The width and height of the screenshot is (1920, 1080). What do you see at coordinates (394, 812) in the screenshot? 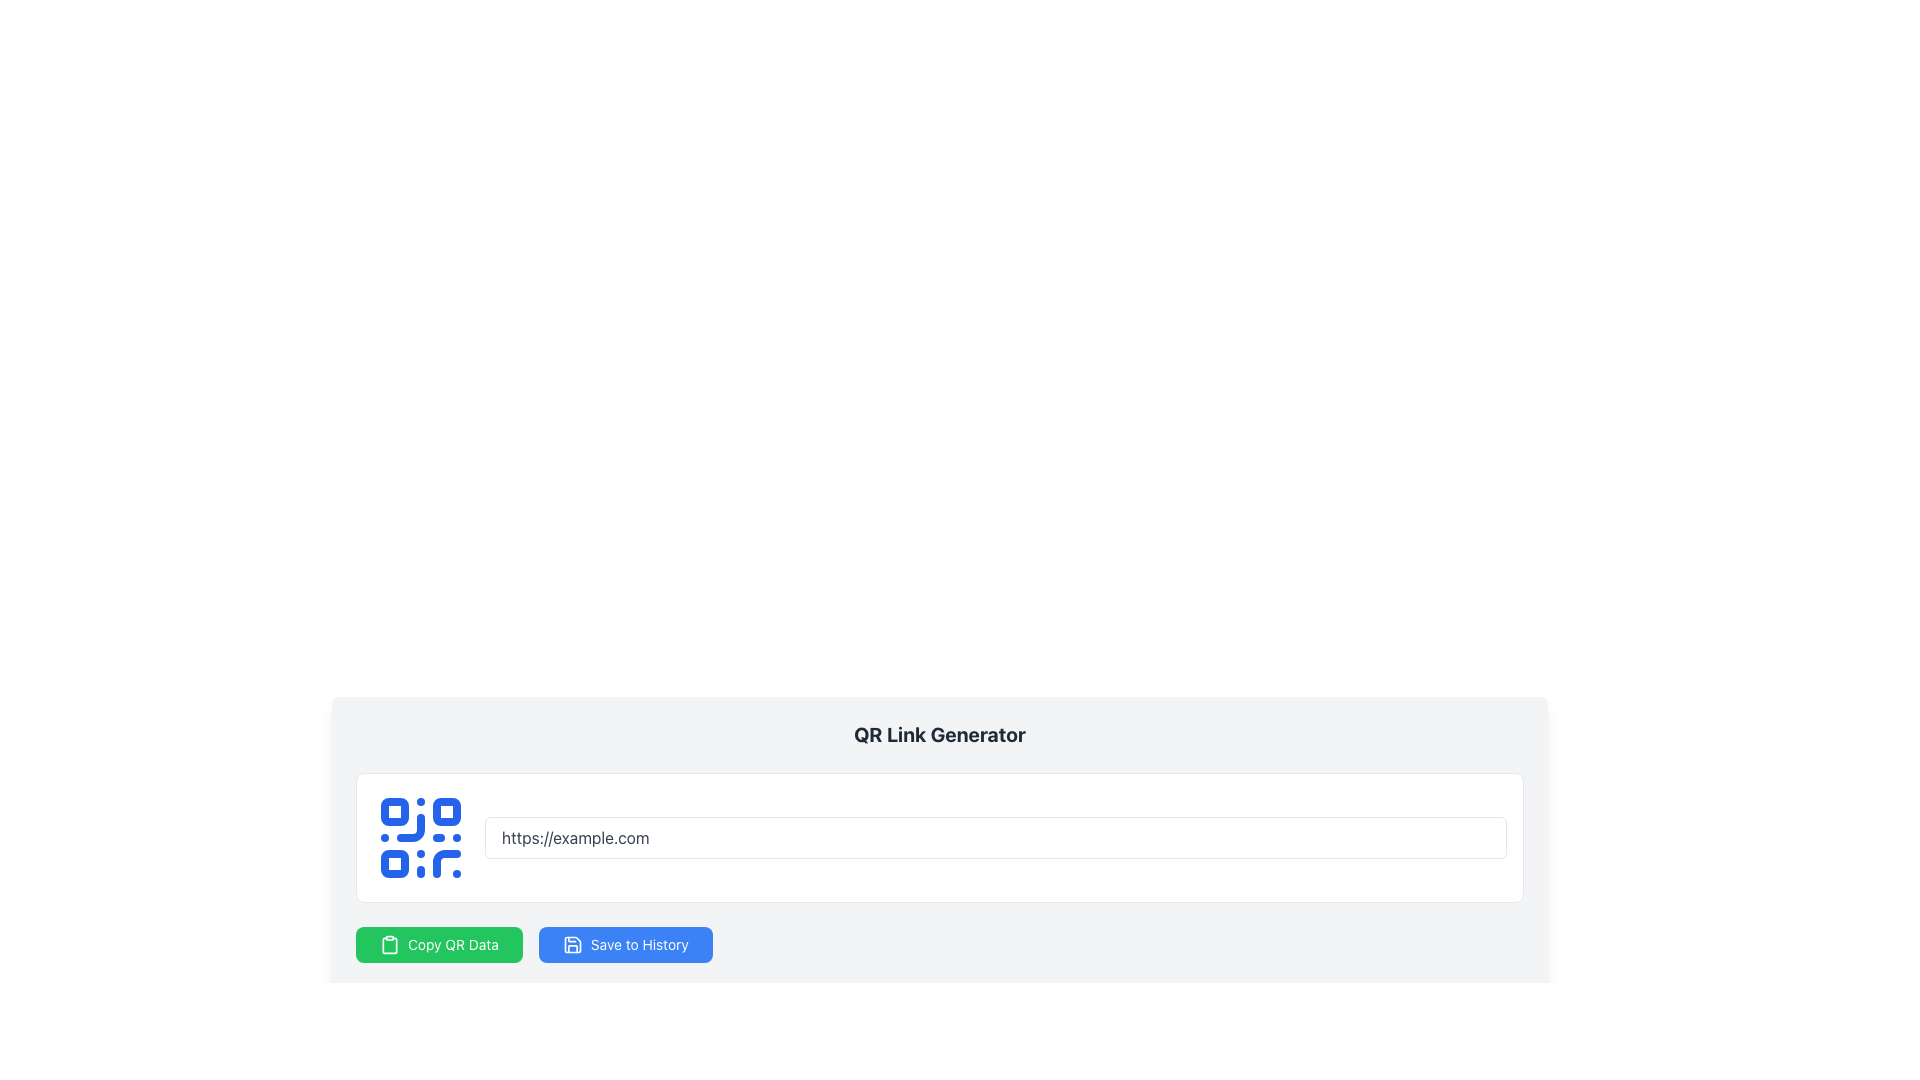
I see `the small rounded rectangular Decorative block located at the top-left corner of the QR code graphic` at bounding box center [394, 812].